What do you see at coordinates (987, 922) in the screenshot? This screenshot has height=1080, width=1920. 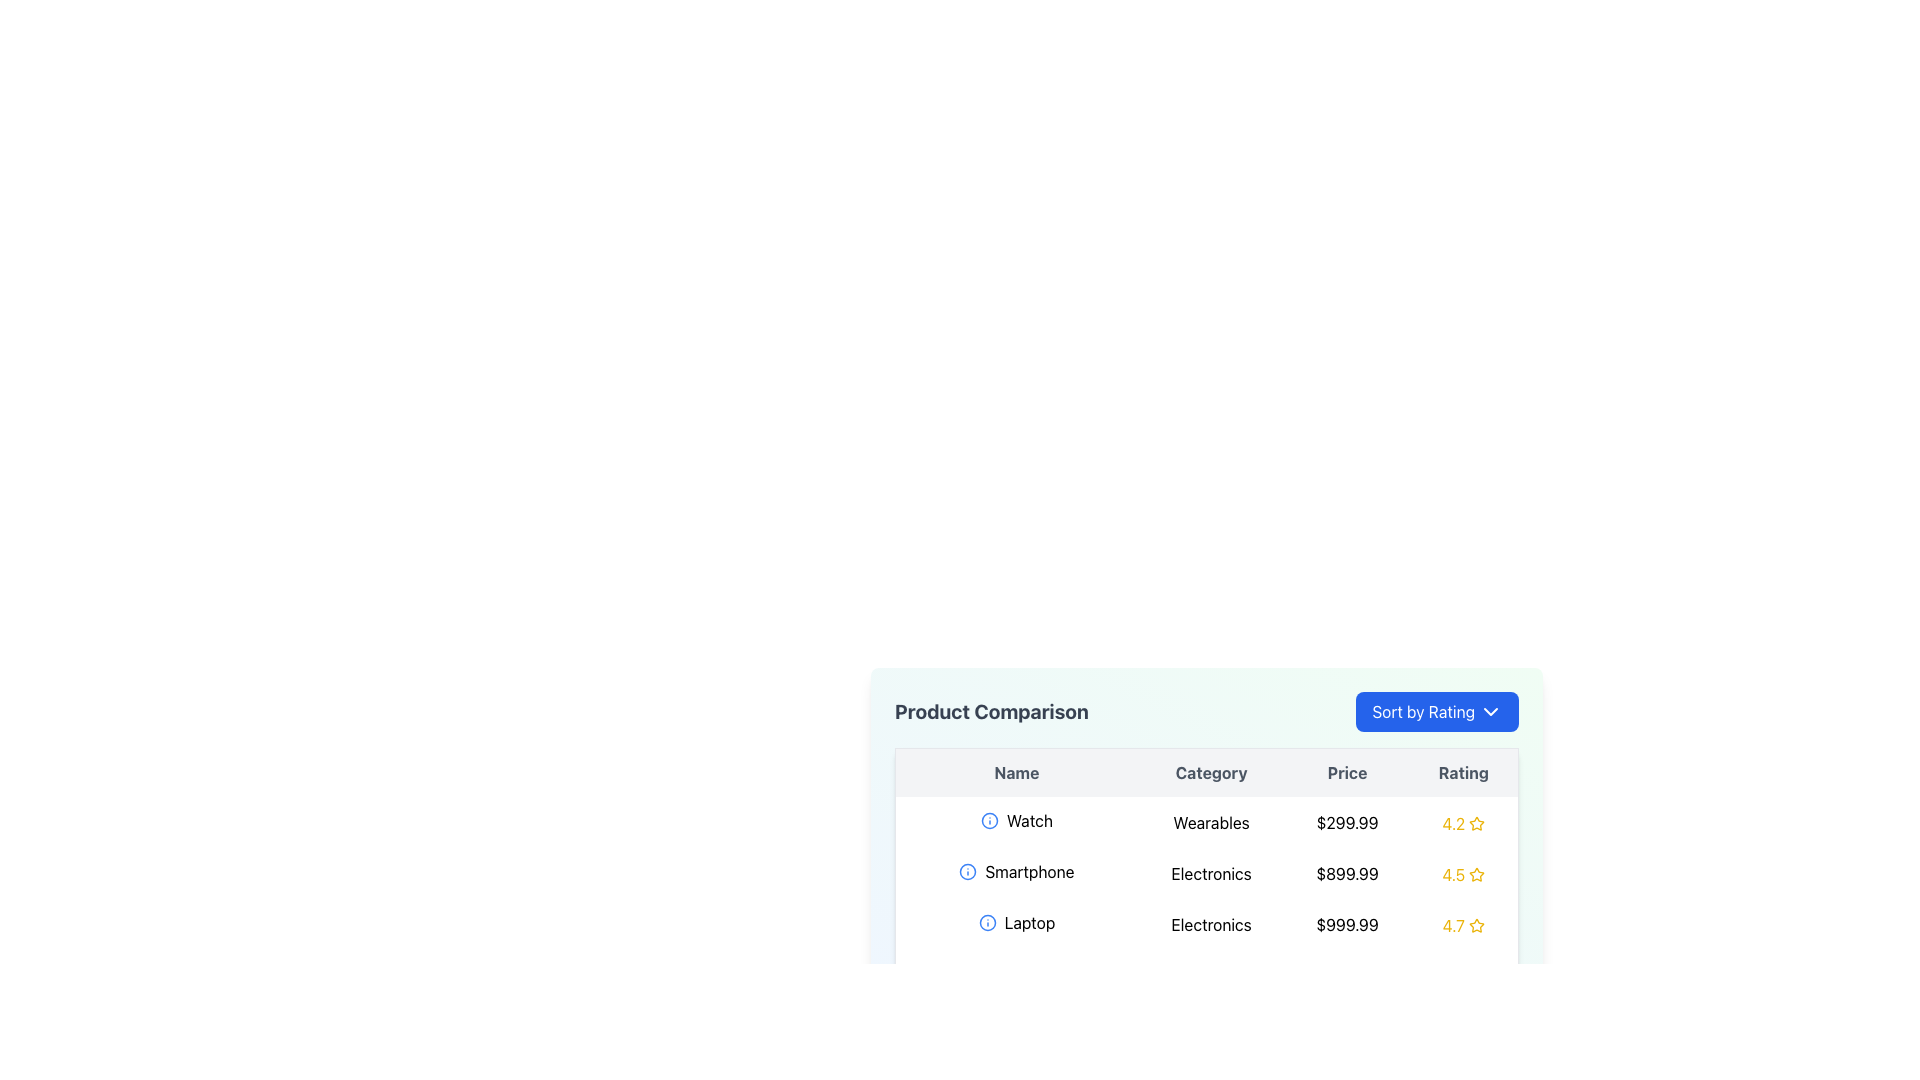 I see `the informational icon located to the left of the 'Laptop' text in the bottom row of the product comparison table` at bounding box center [987, 922].